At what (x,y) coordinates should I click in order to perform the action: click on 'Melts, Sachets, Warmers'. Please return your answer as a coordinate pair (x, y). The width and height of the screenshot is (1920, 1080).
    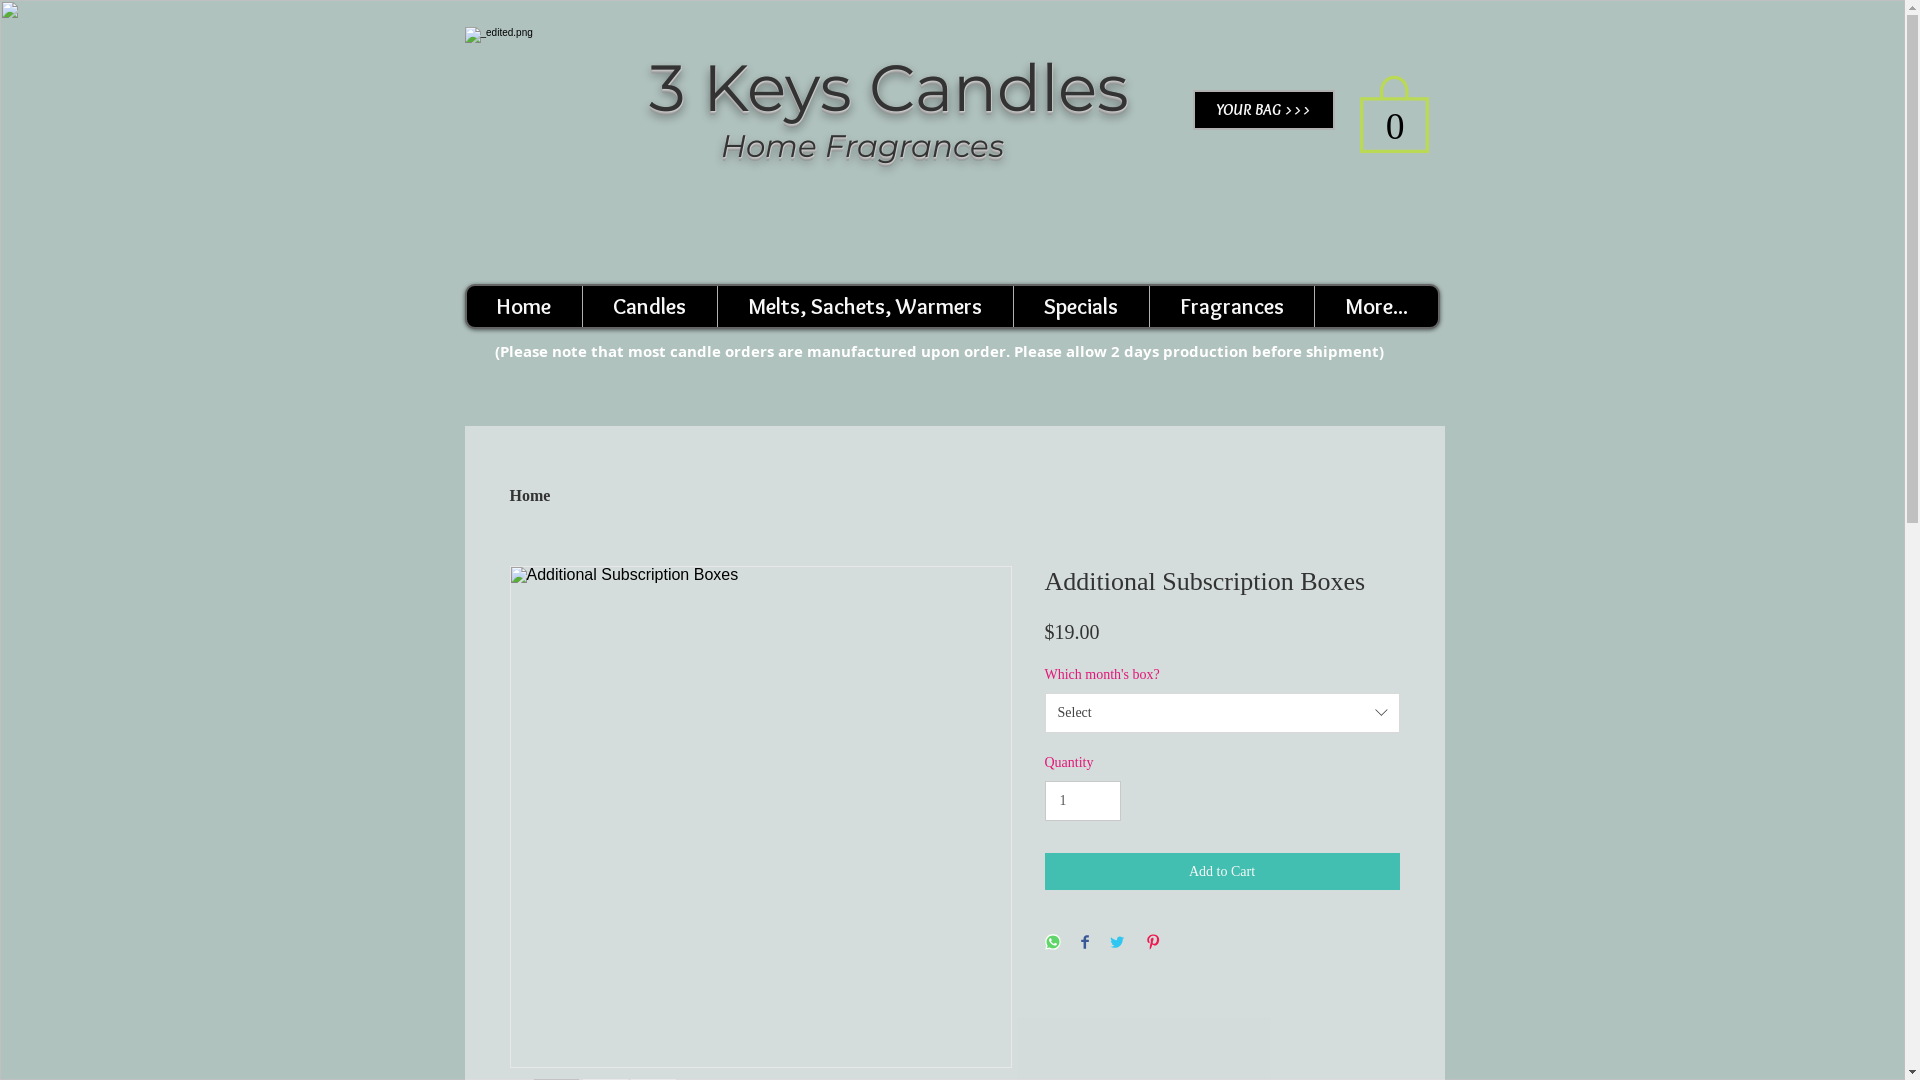
    Looking at the image, I should click on (864, 306).